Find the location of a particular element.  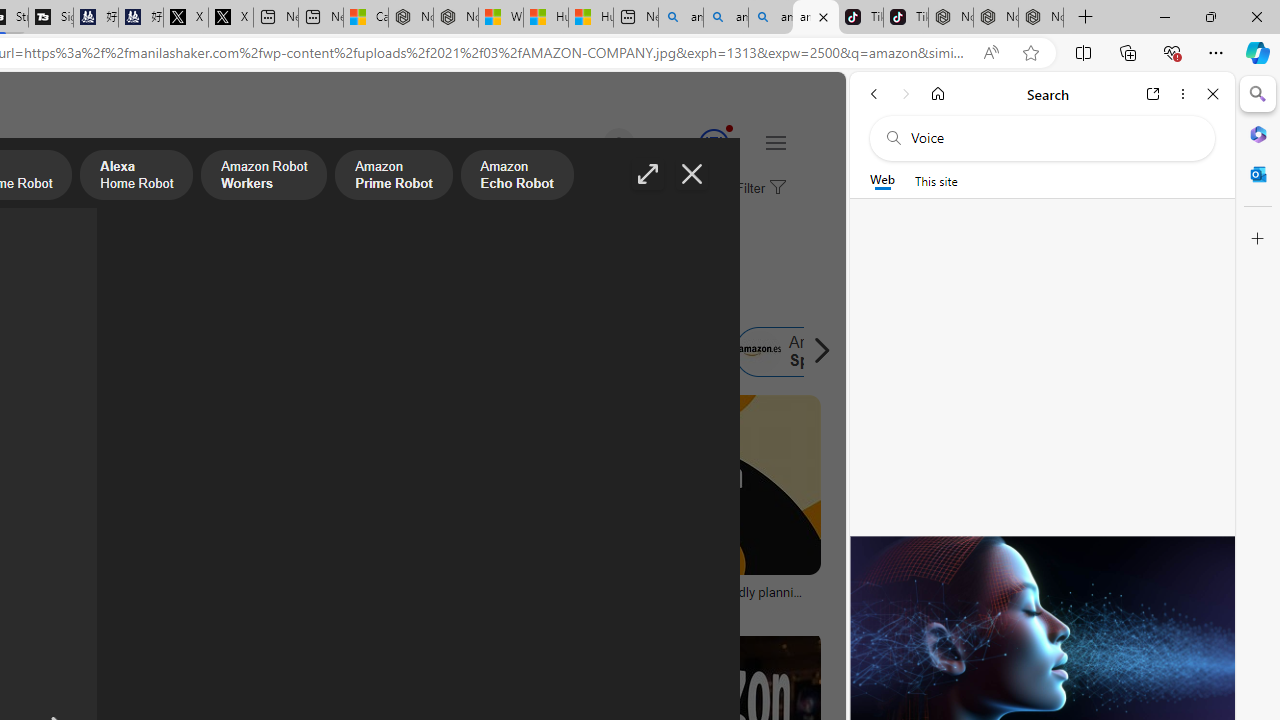

'Settings and quick links' is located at coordinates (774, 141).